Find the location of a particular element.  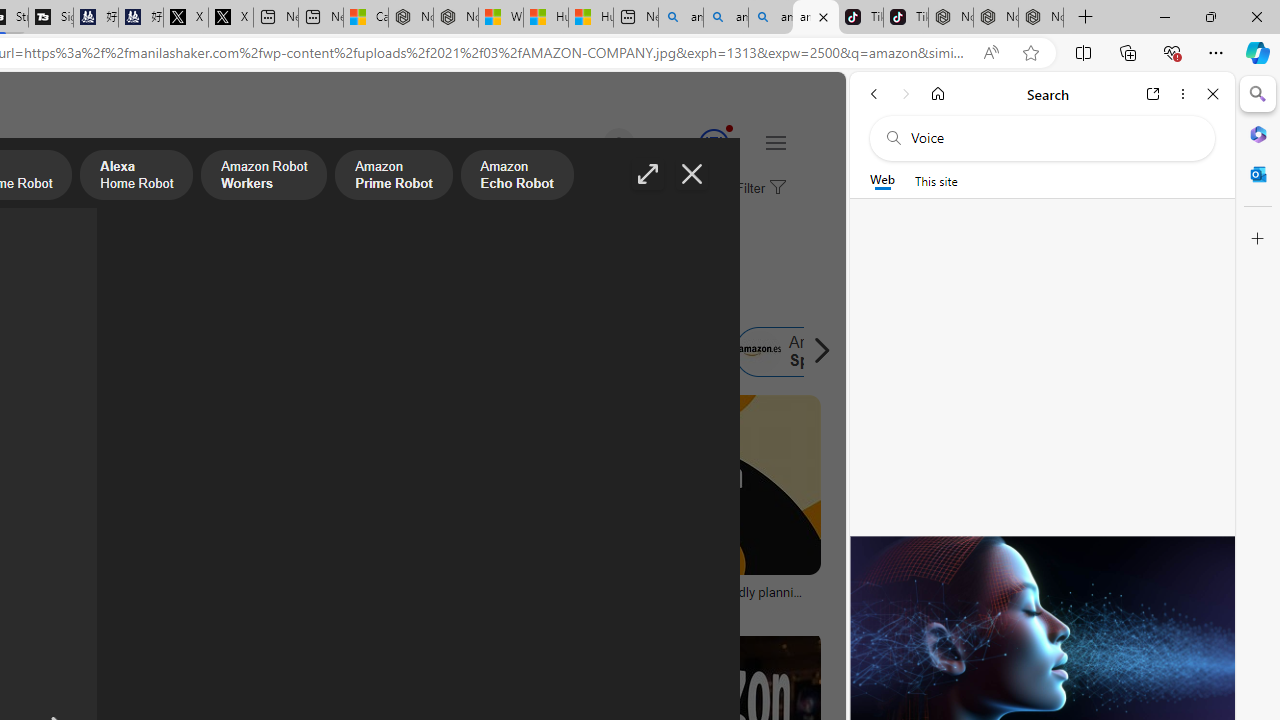

'Settings and quick links' is located at coordinates (774, 141).